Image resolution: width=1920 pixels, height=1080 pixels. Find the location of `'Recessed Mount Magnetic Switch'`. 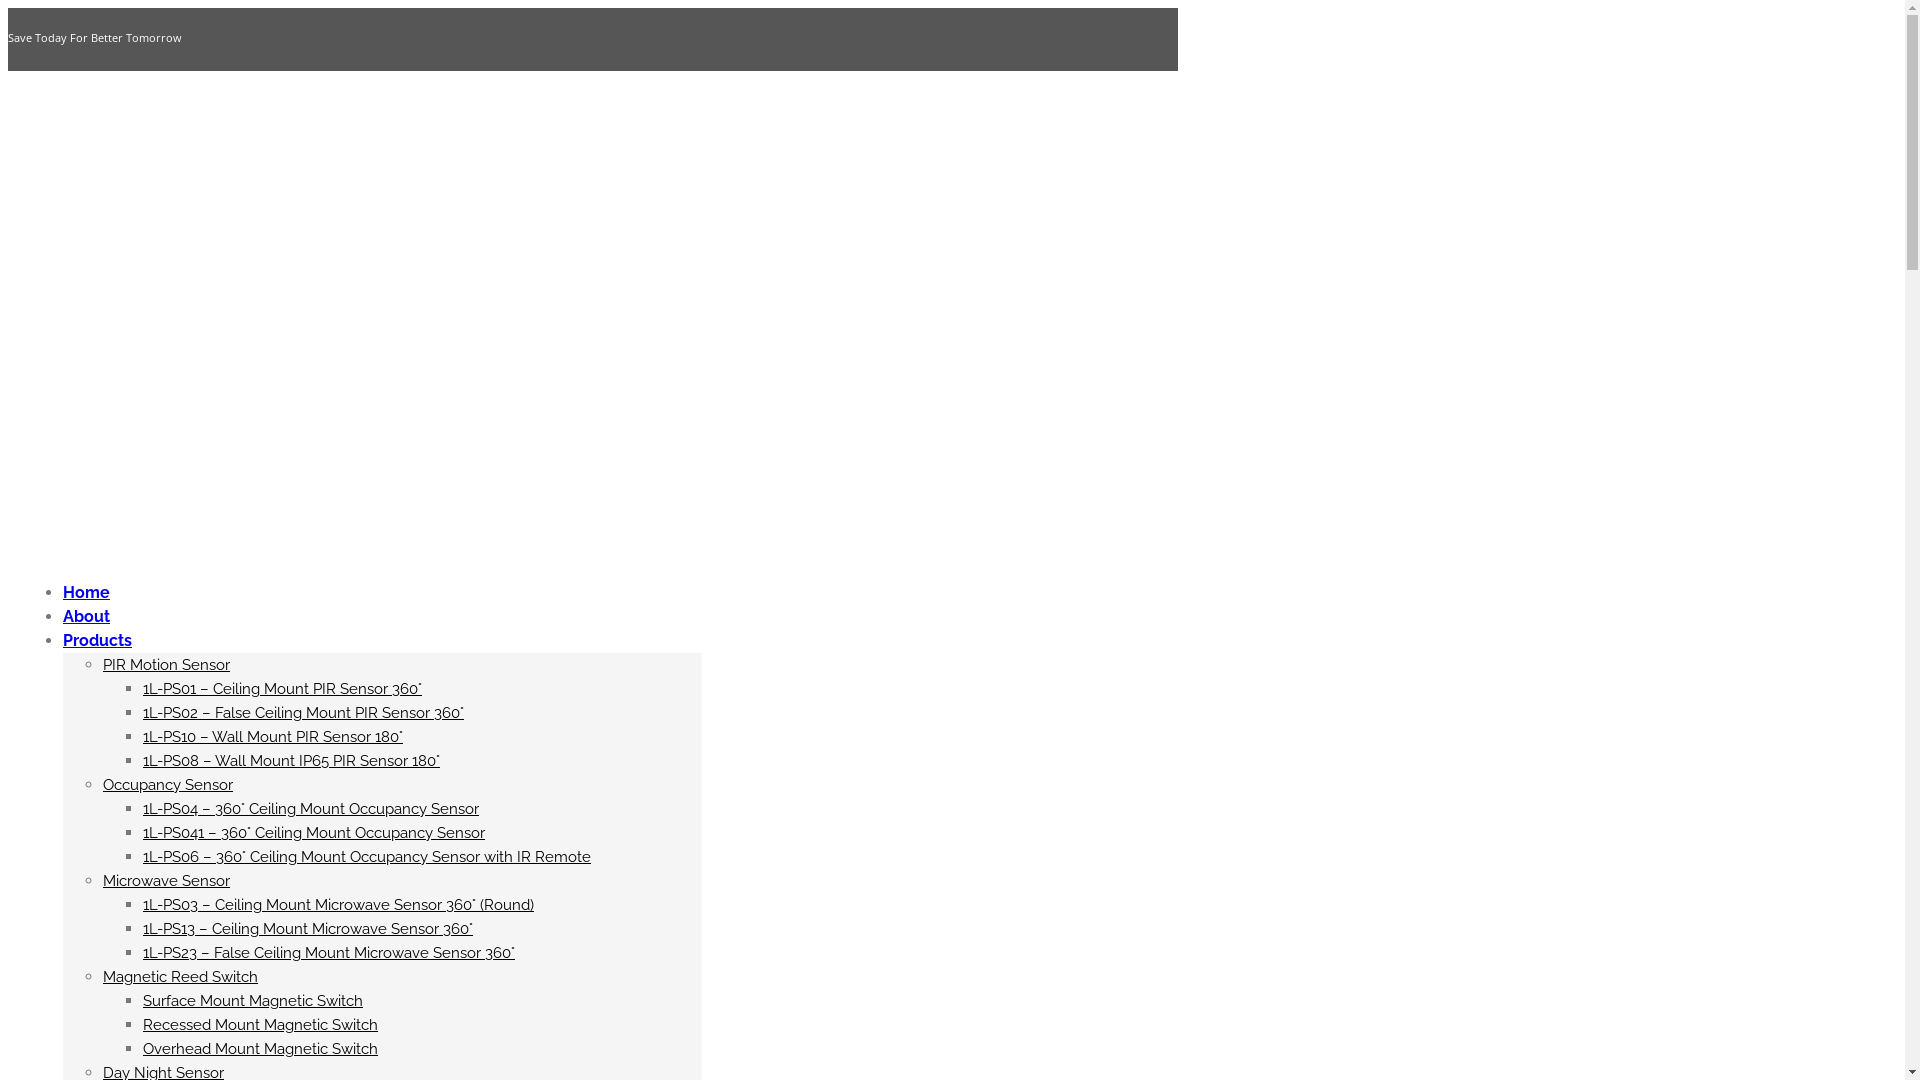

'Recessed Mount Magnetic Switch' is located at coordinates (259, 1025).